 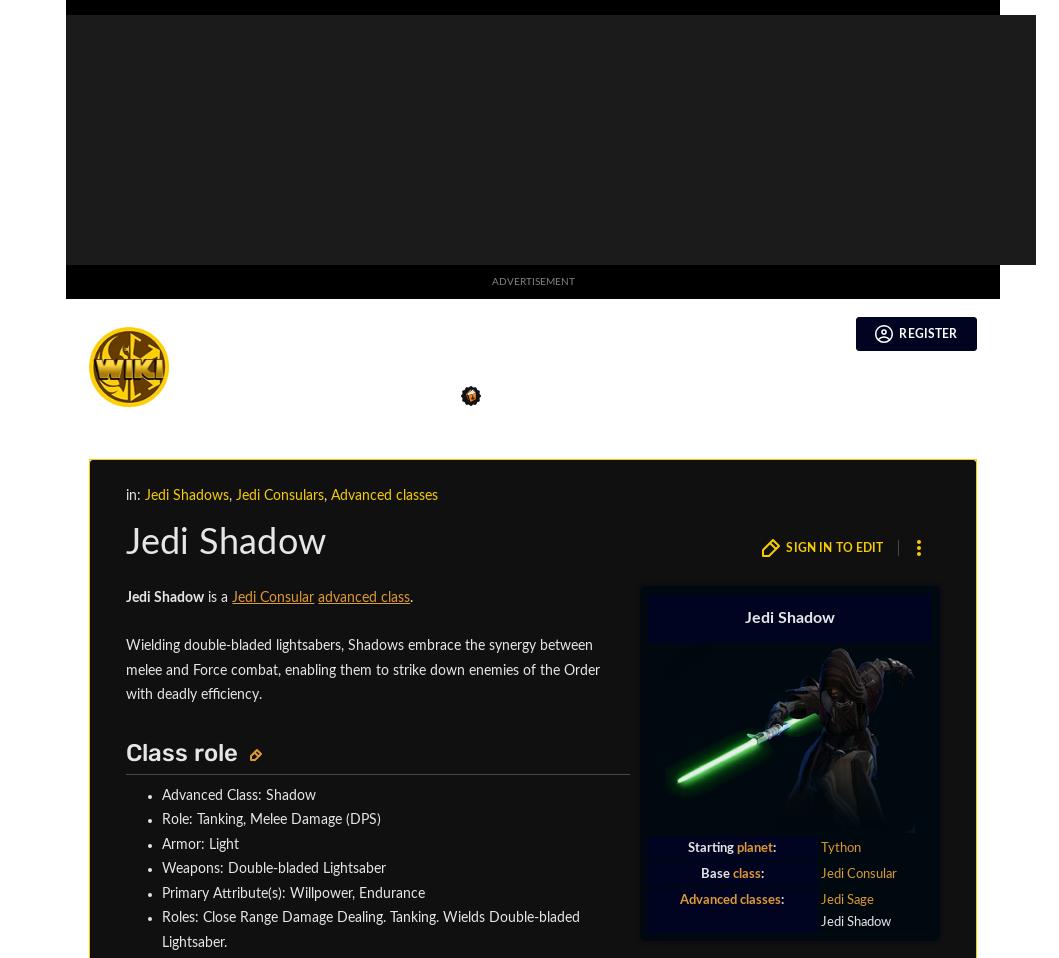 I want to click on 'Operative', so click(x=650, y=192).